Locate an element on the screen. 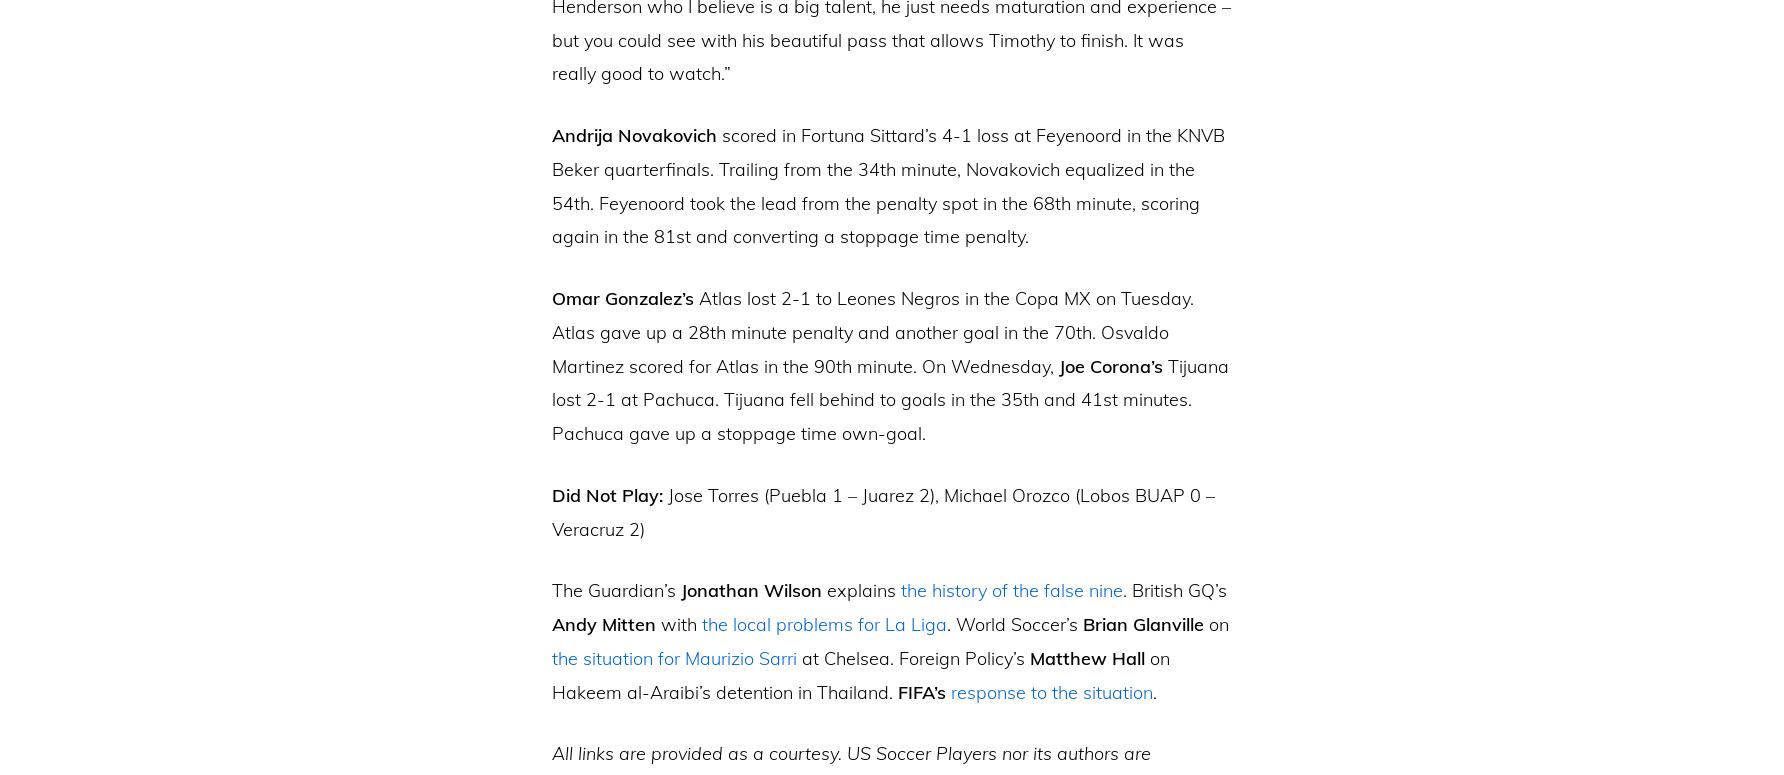 The width and height of the screenshot is (1784, 775). '. World Soccer’s' is located at coordinates (946, 624).